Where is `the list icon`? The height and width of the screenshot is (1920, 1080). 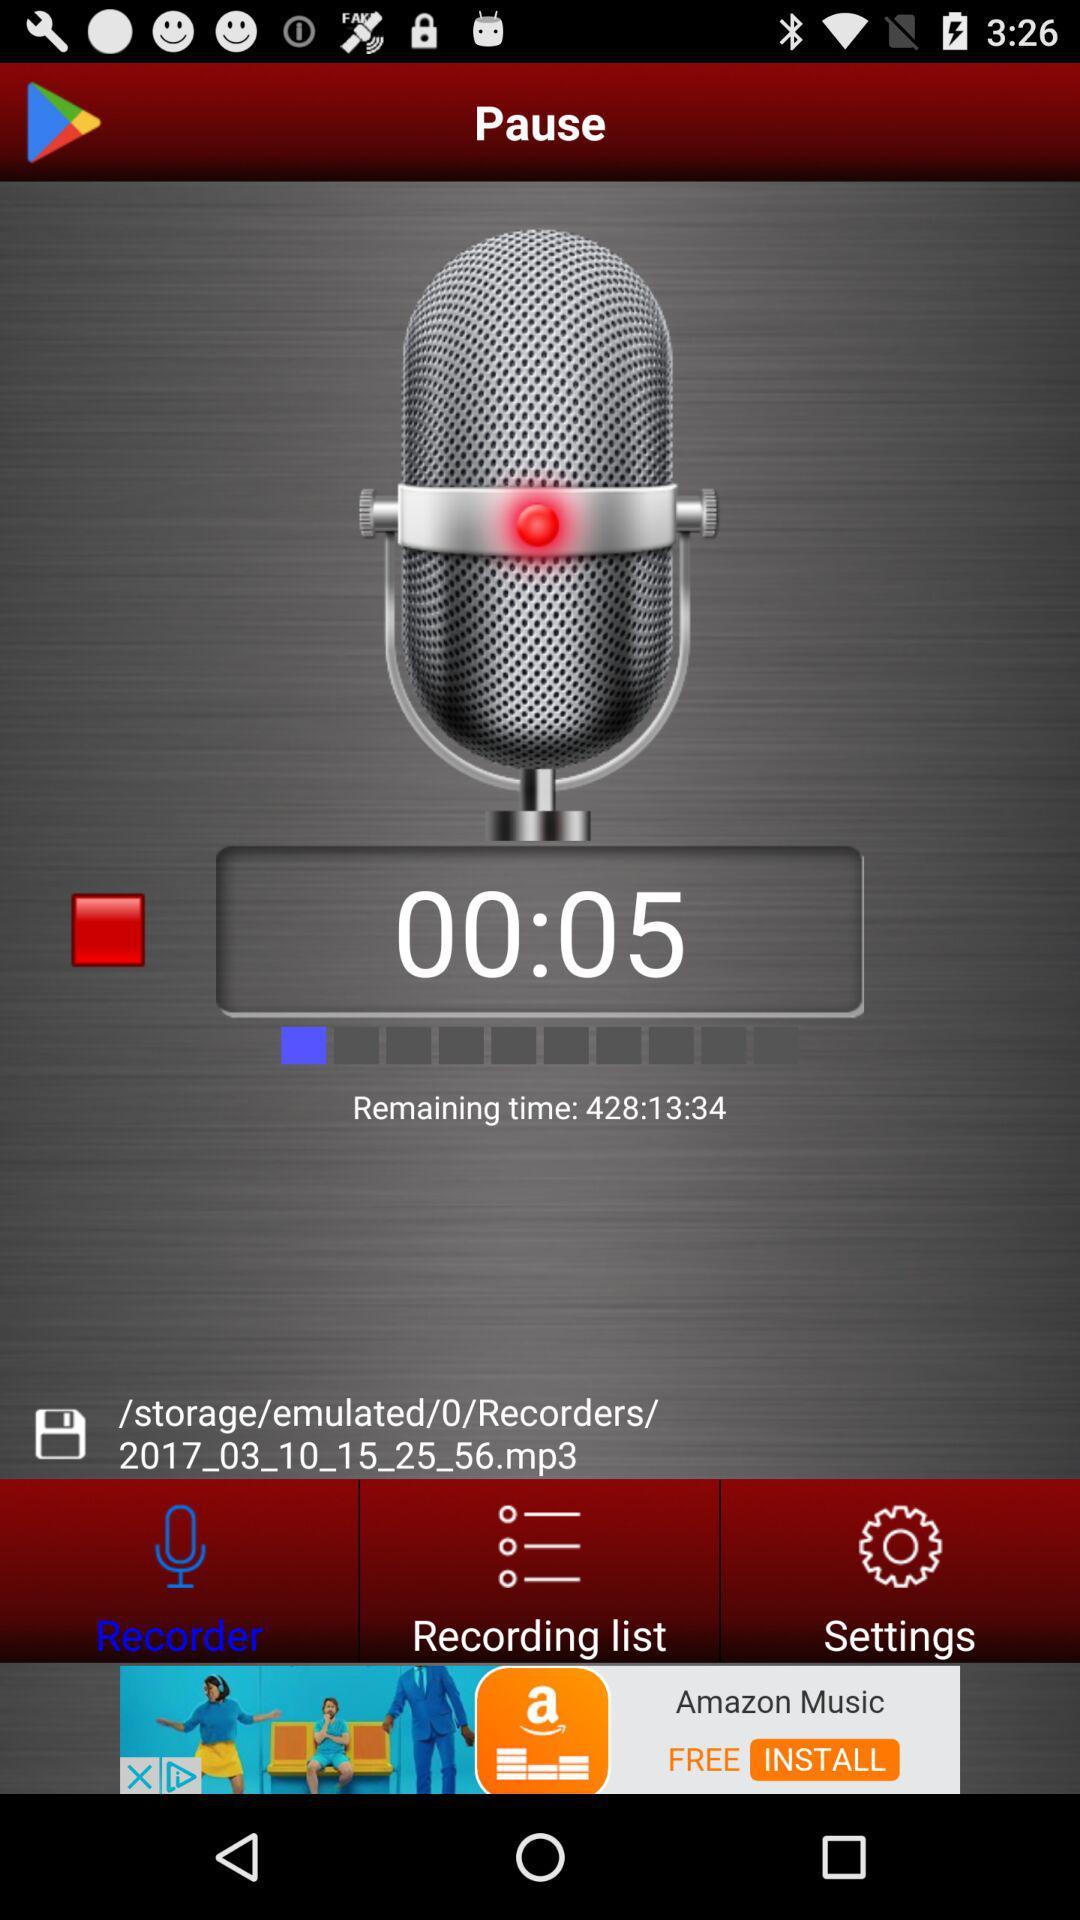 the list icon is located at coordinates (538, 1680).